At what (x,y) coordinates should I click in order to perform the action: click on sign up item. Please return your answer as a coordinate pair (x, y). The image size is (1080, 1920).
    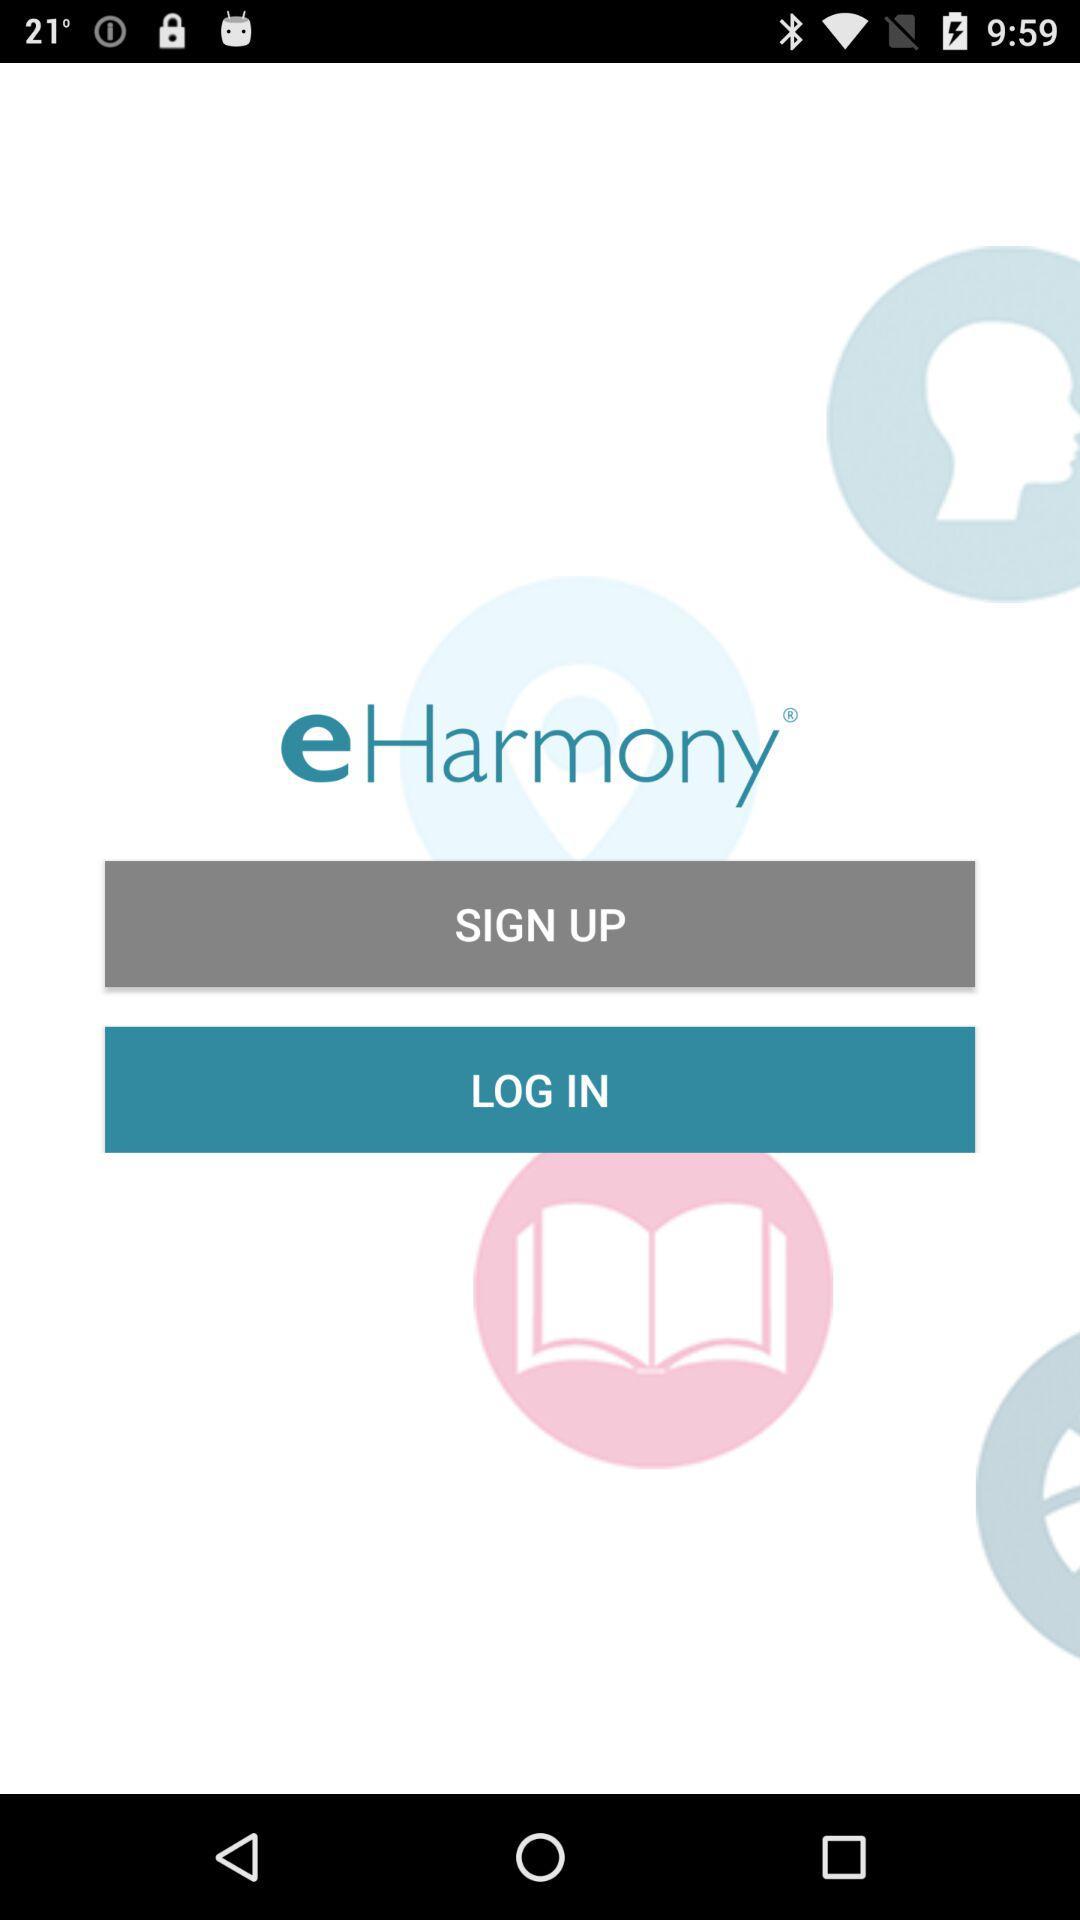
    Looking at the image, I should click on (540, 923).